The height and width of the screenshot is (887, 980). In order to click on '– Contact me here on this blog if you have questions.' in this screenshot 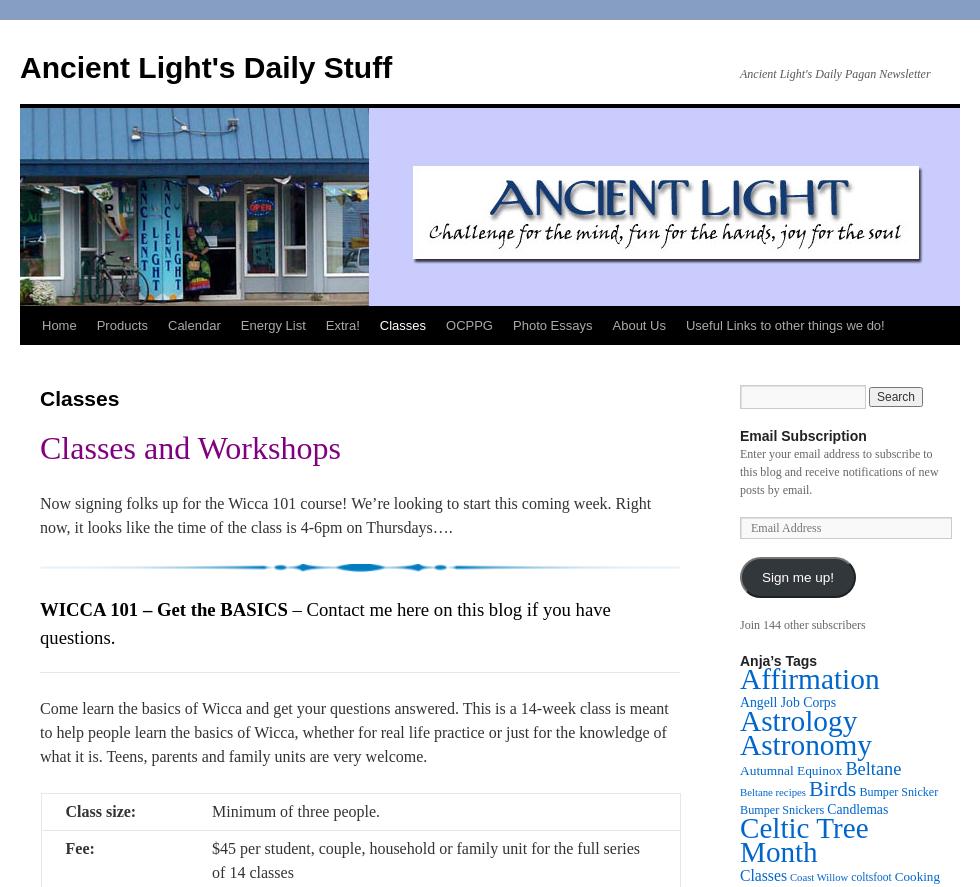, I will do `click(324, 623)`.